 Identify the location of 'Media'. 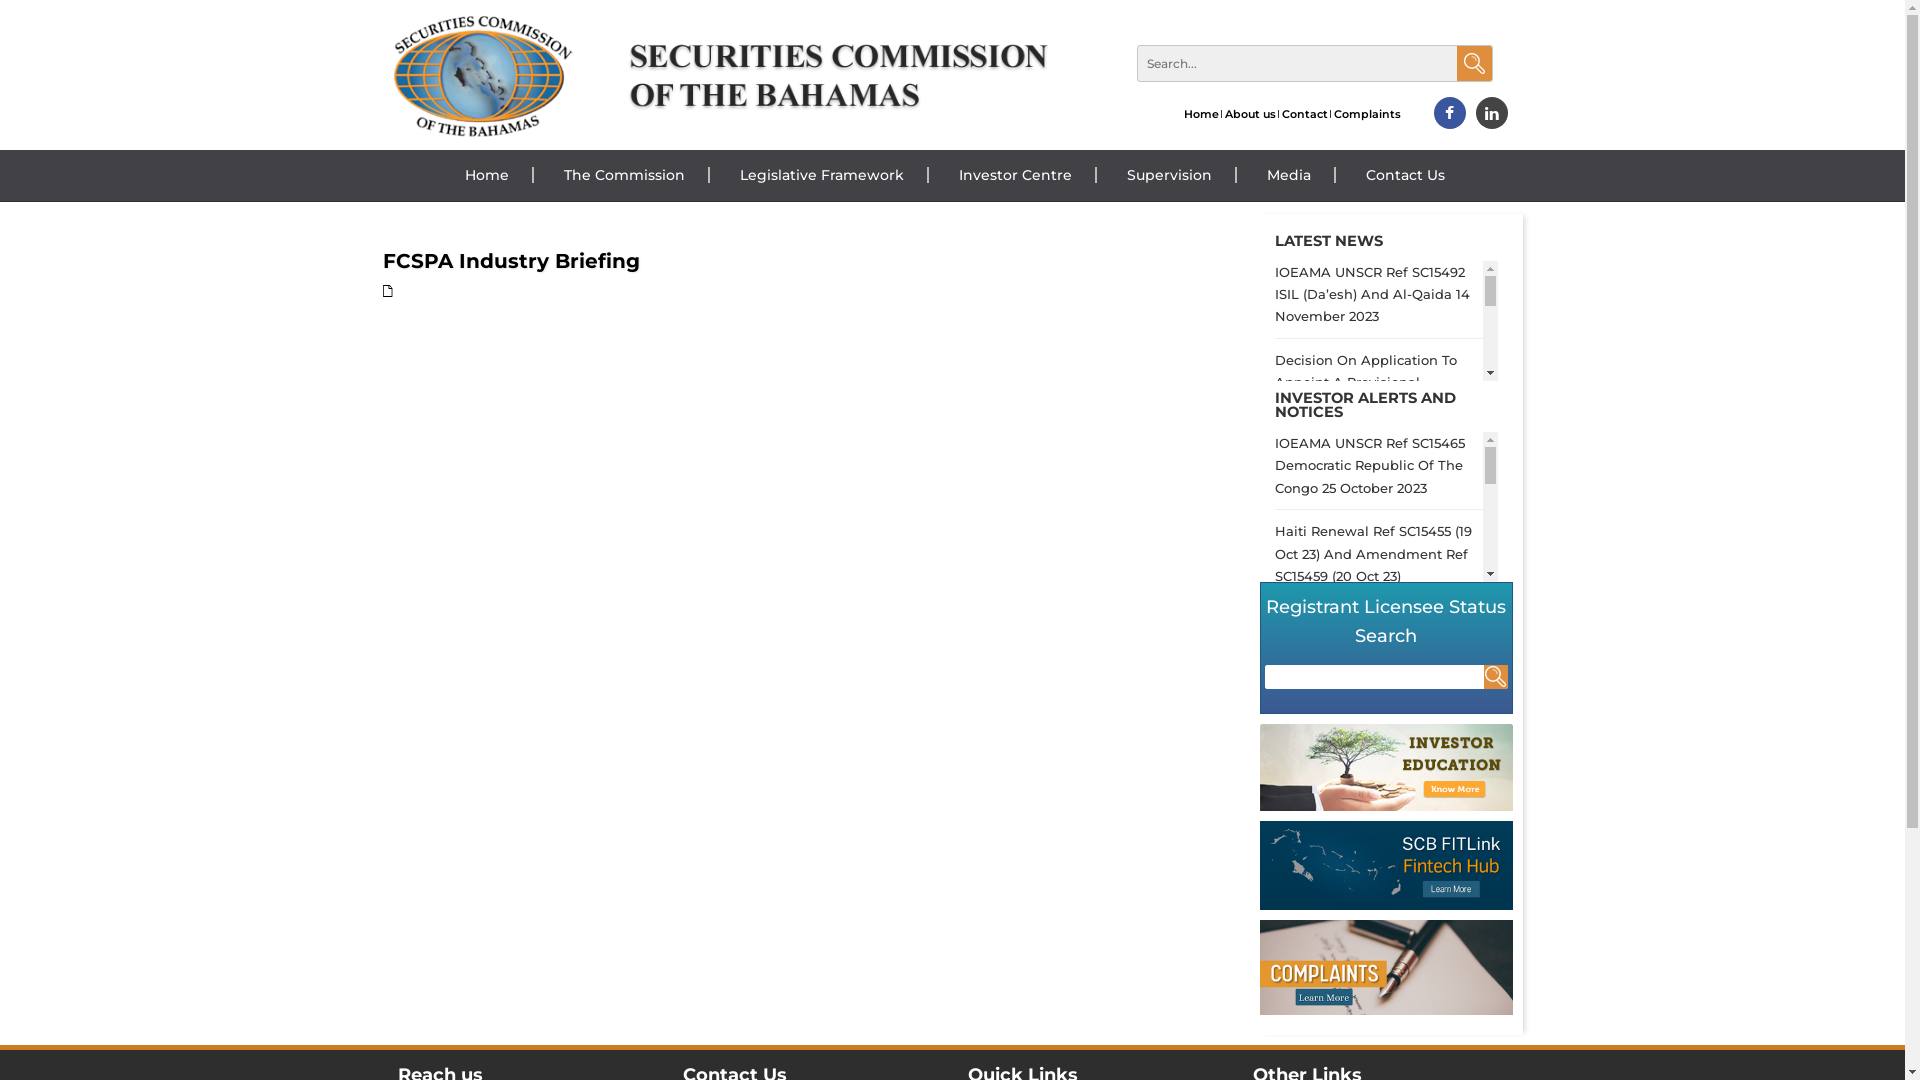
(1289, 174).